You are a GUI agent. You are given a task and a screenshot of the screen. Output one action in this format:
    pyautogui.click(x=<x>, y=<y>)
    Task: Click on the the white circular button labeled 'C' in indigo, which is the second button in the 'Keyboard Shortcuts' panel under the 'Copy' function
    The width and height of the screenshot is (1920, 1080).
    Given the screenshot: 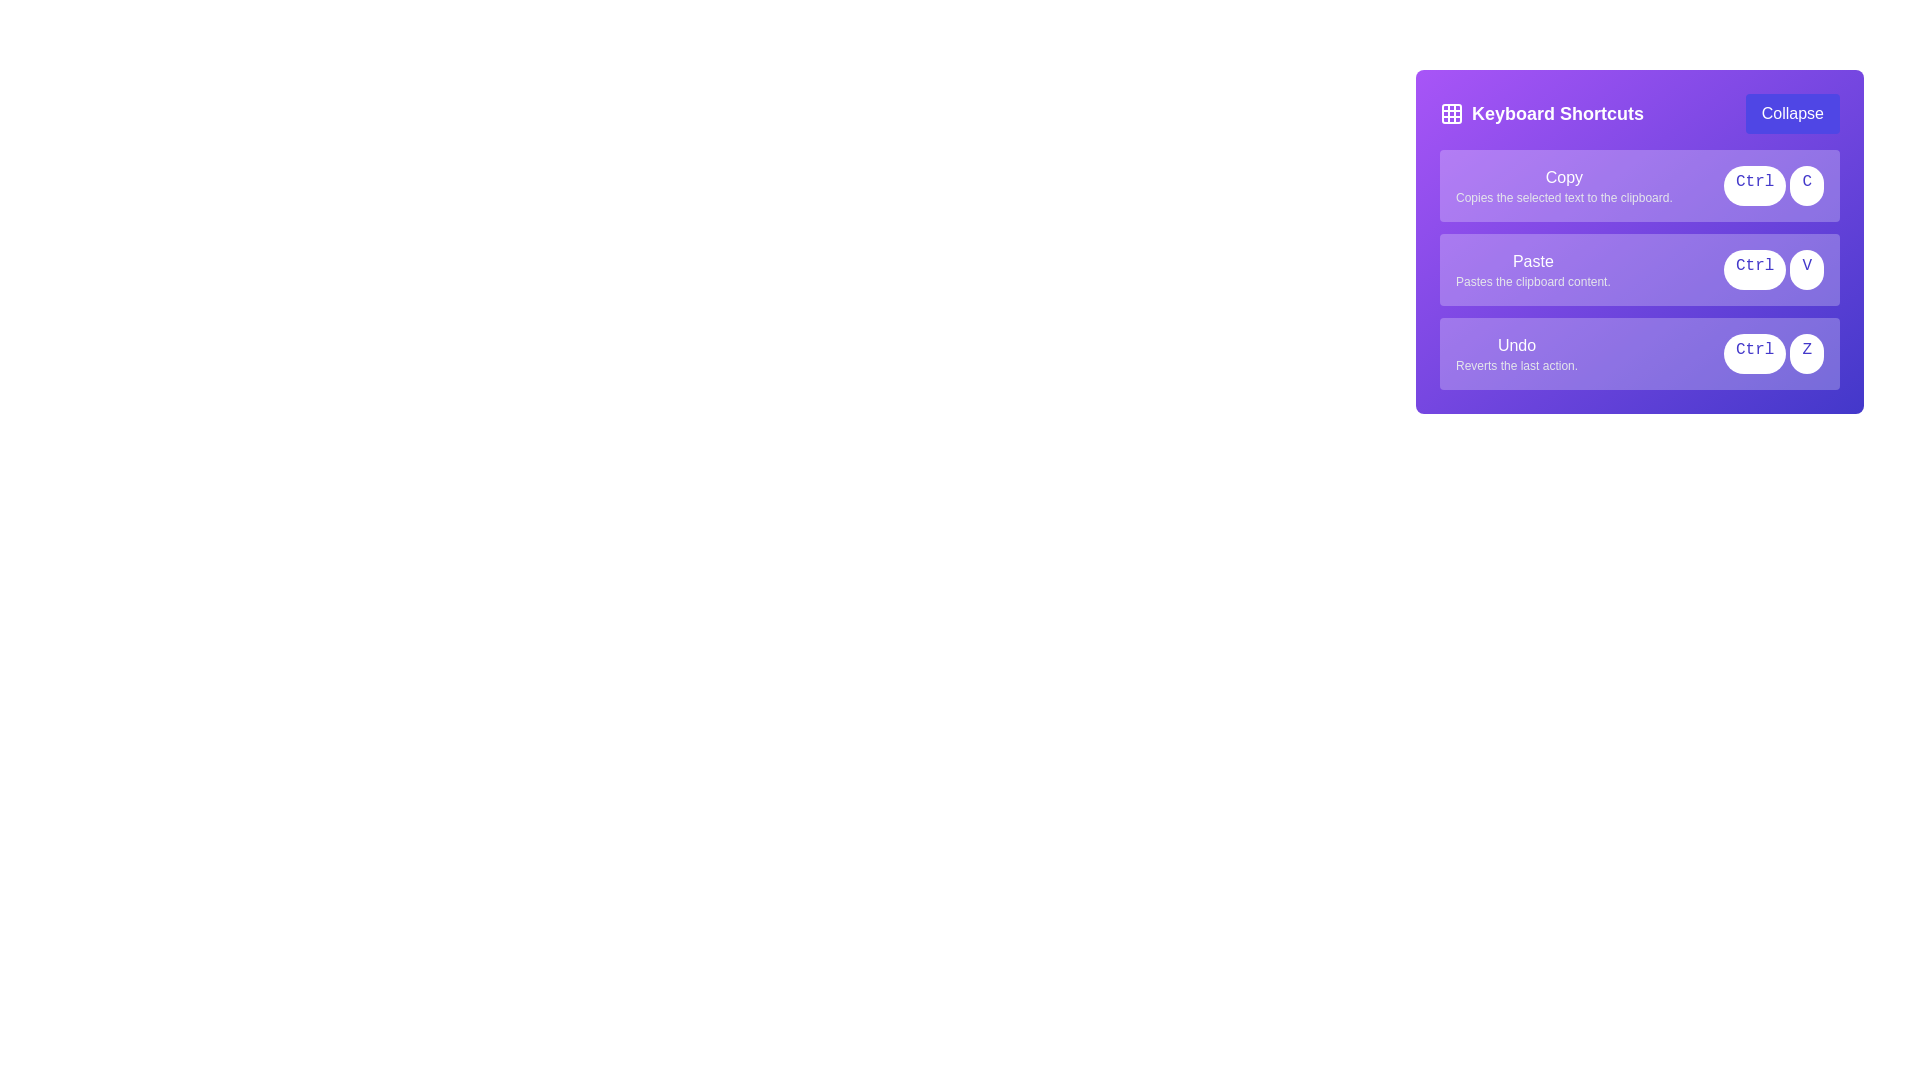 What is the action you would take?
    pyautogui.click(x=1807, y=185)
    